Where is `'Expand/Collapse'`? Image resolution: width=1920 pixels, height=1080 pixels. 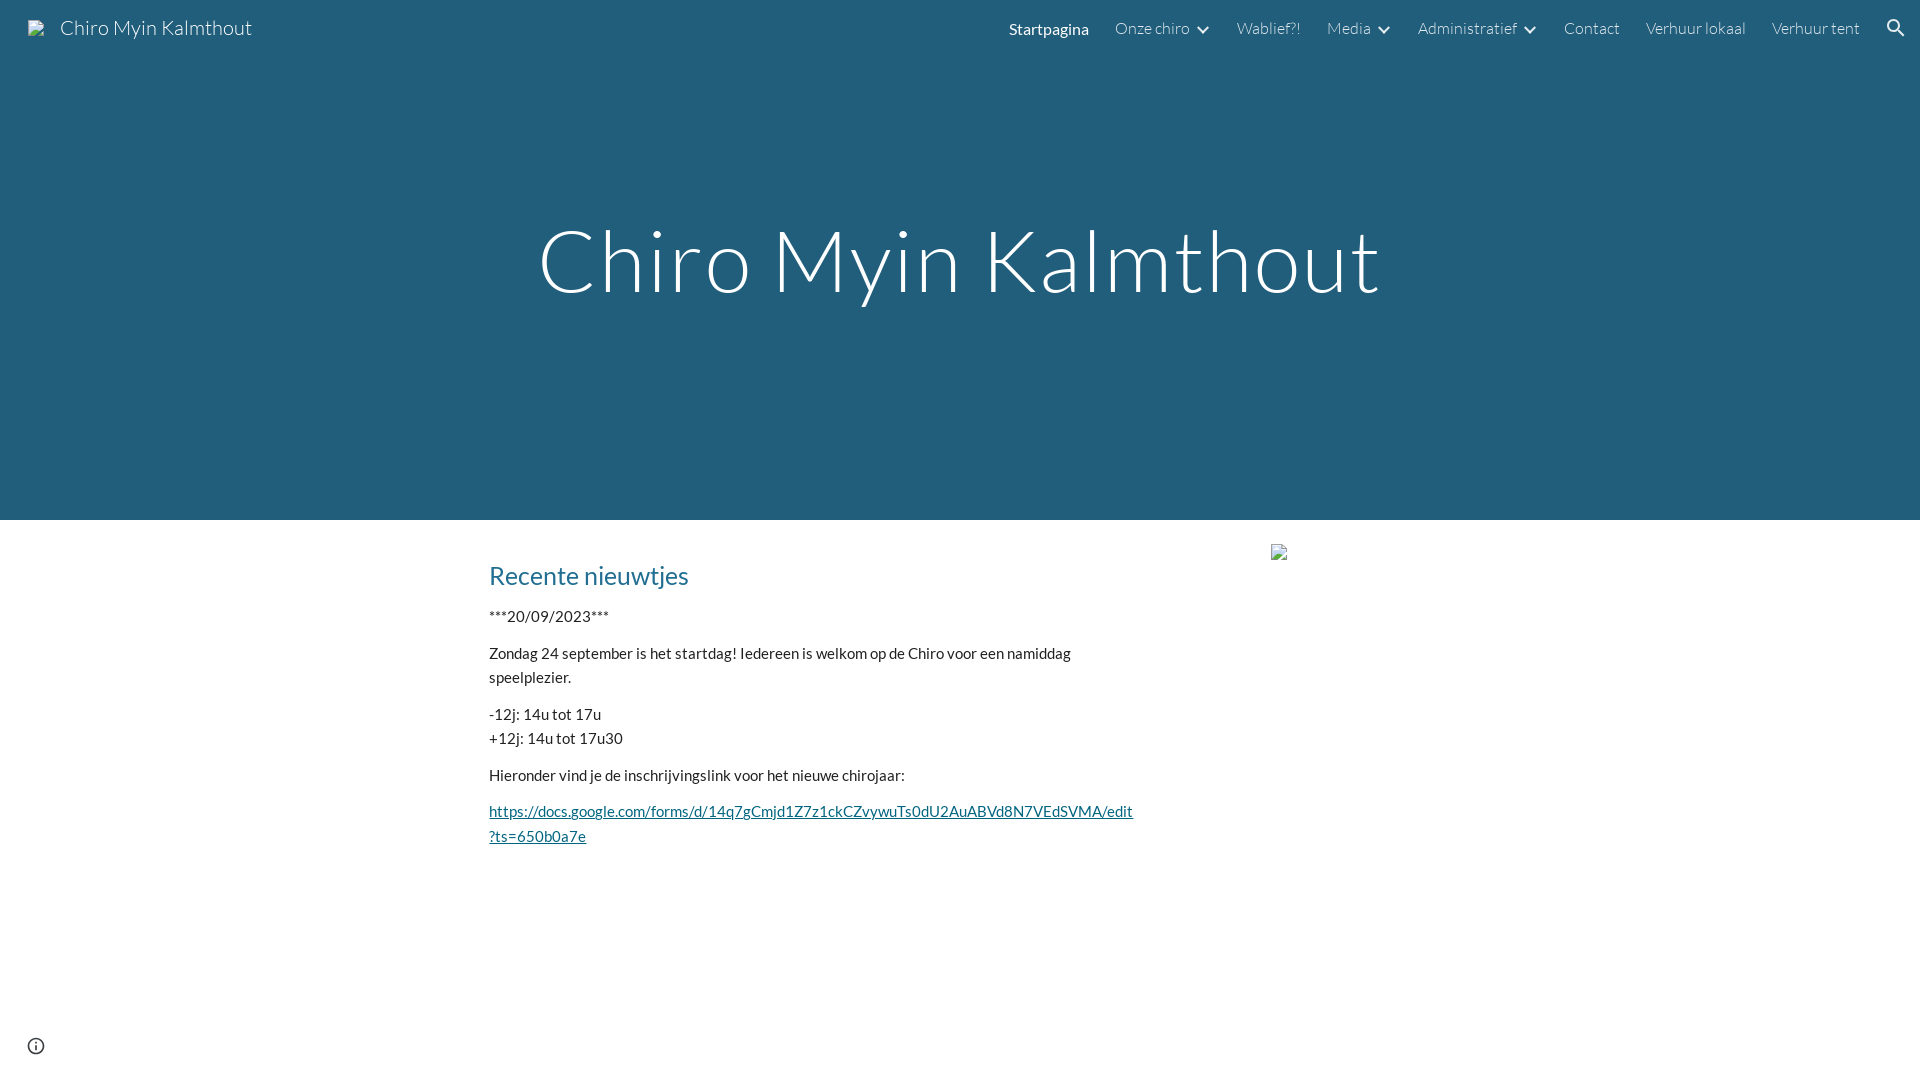 'Expand/Collapse' is located at coordinates (1381, 27).